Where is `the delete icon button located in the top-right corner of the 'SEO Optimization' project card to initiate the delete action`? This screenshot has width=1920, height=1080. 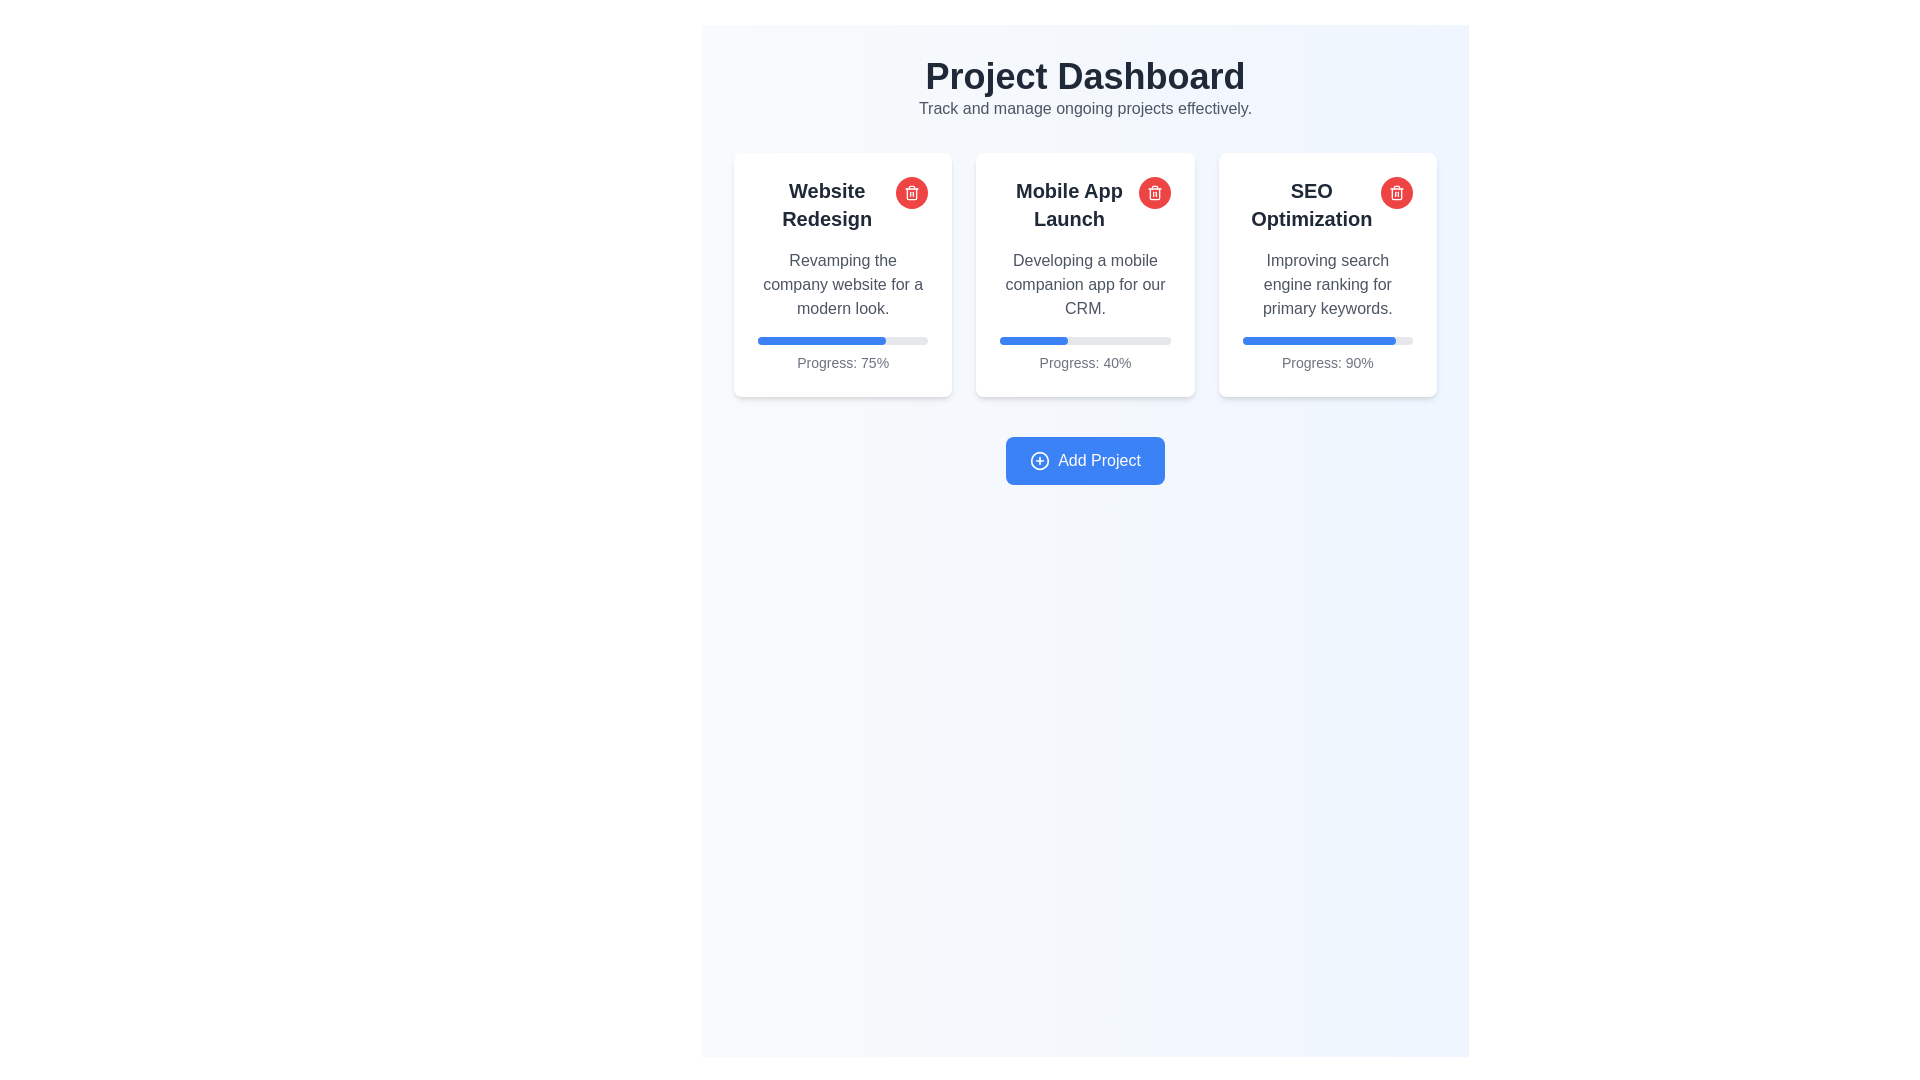
the delete icon button located in the top-right corner of the 'SEO Optimization' project card to initiate the delete action is located at coordinates (1395, 192).